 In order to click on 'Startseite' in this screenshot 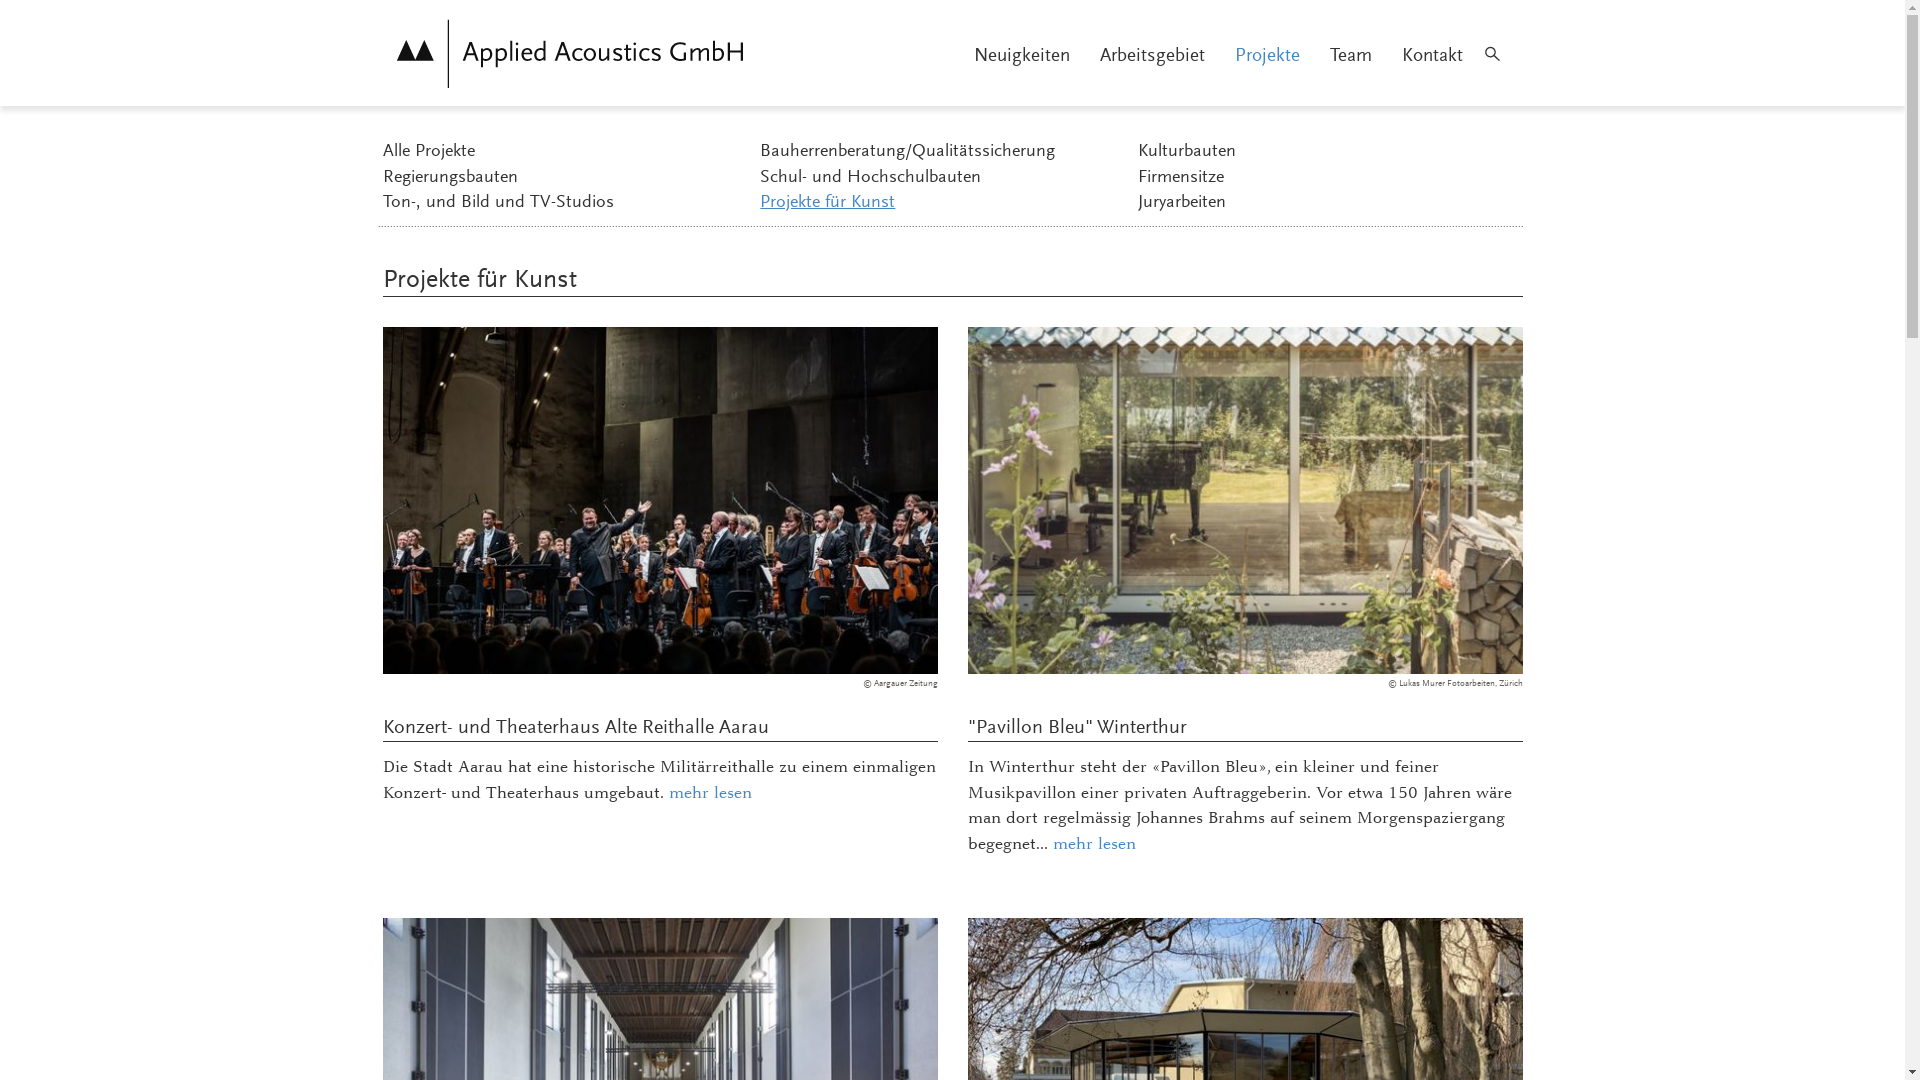, I will do `click(568, 52)`.